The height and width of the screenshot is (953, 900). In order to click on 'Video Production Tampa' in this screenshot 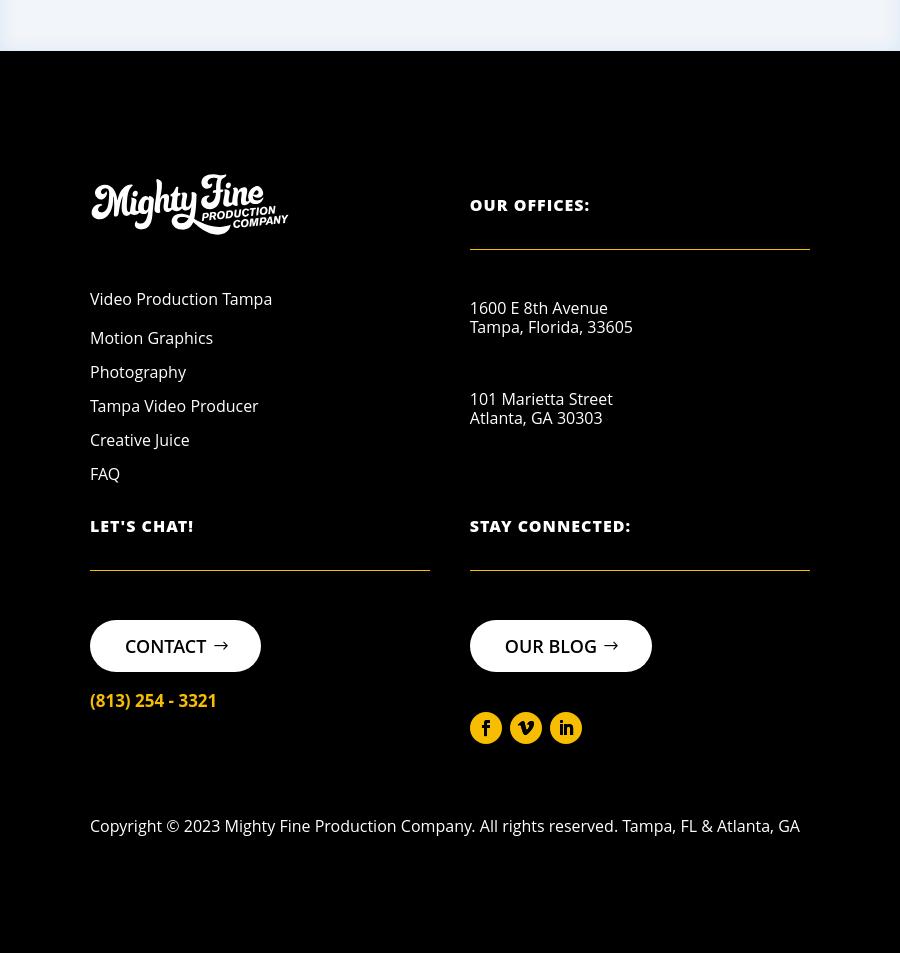, I will do `click(180, 297)`.